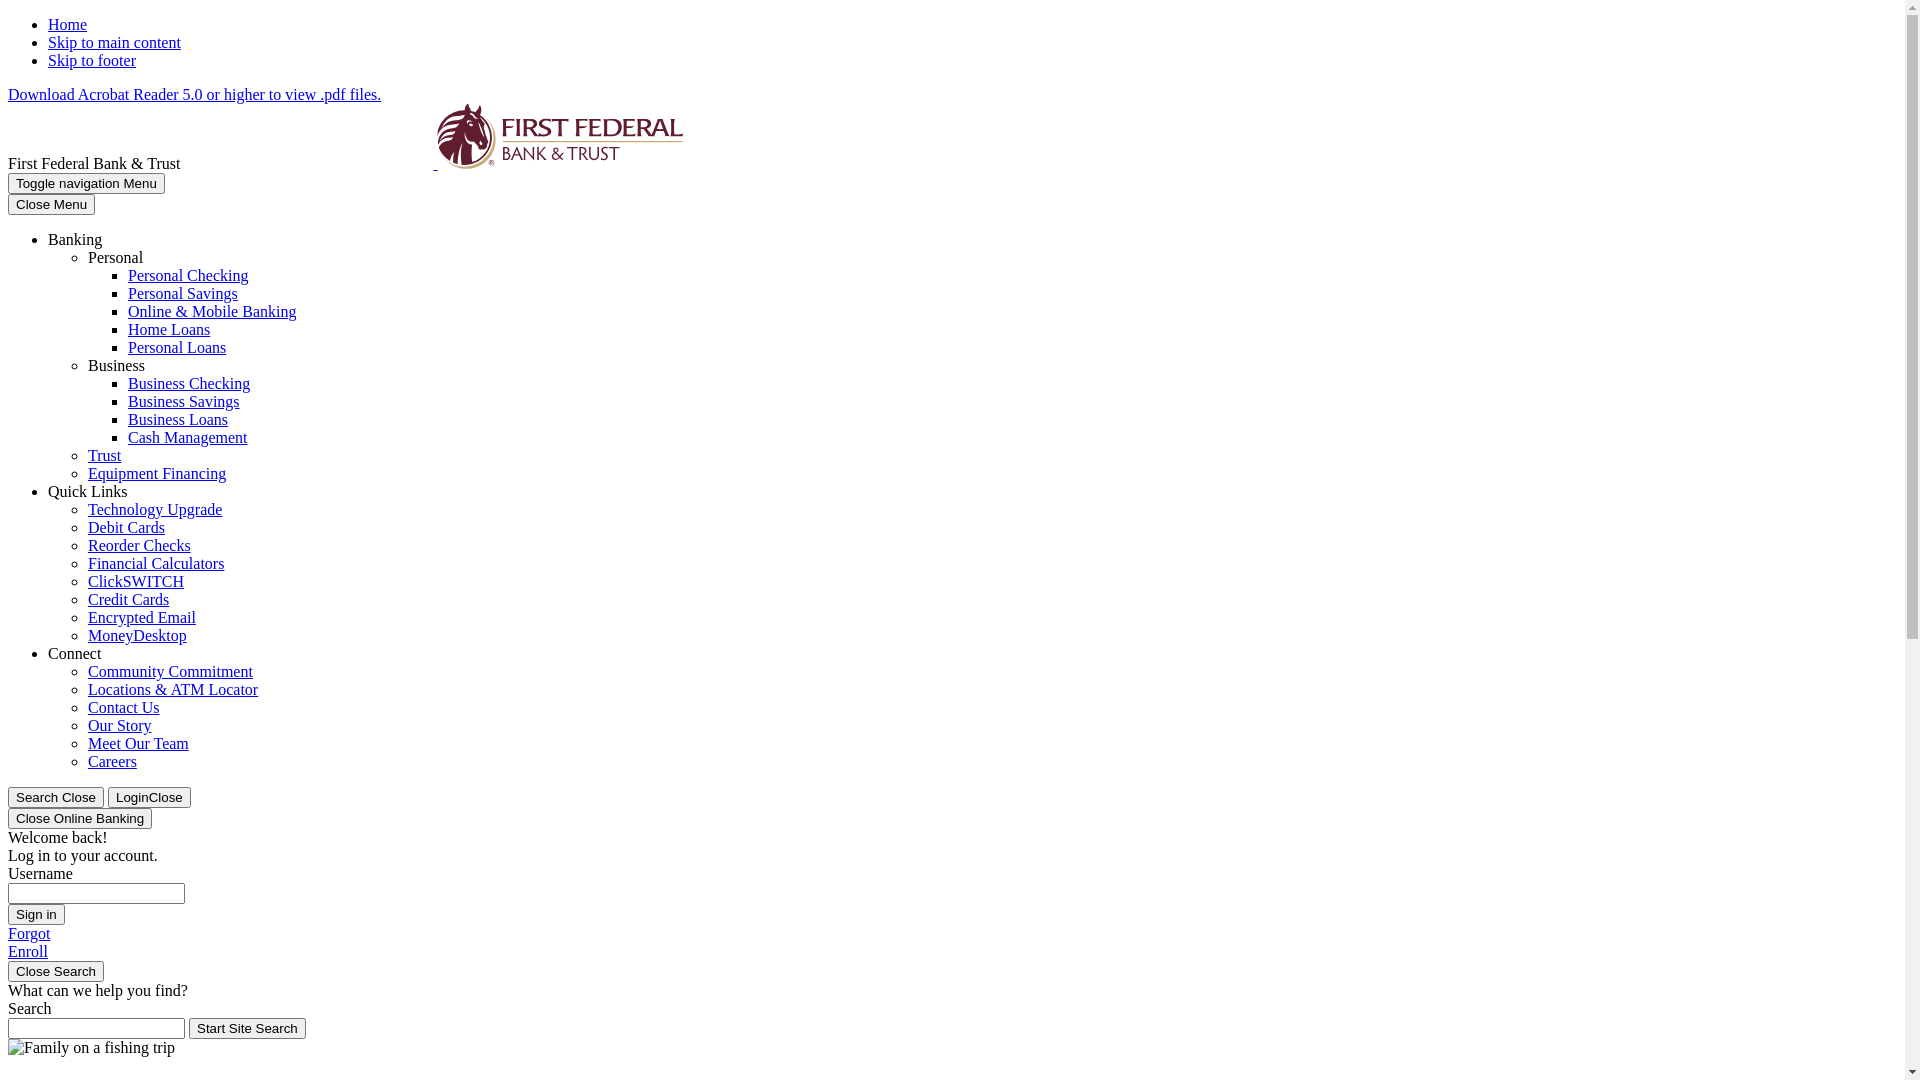 The height and width of the screenshot is (1080, 1920). I want to click on 'Contact Us', so click(86, 706).